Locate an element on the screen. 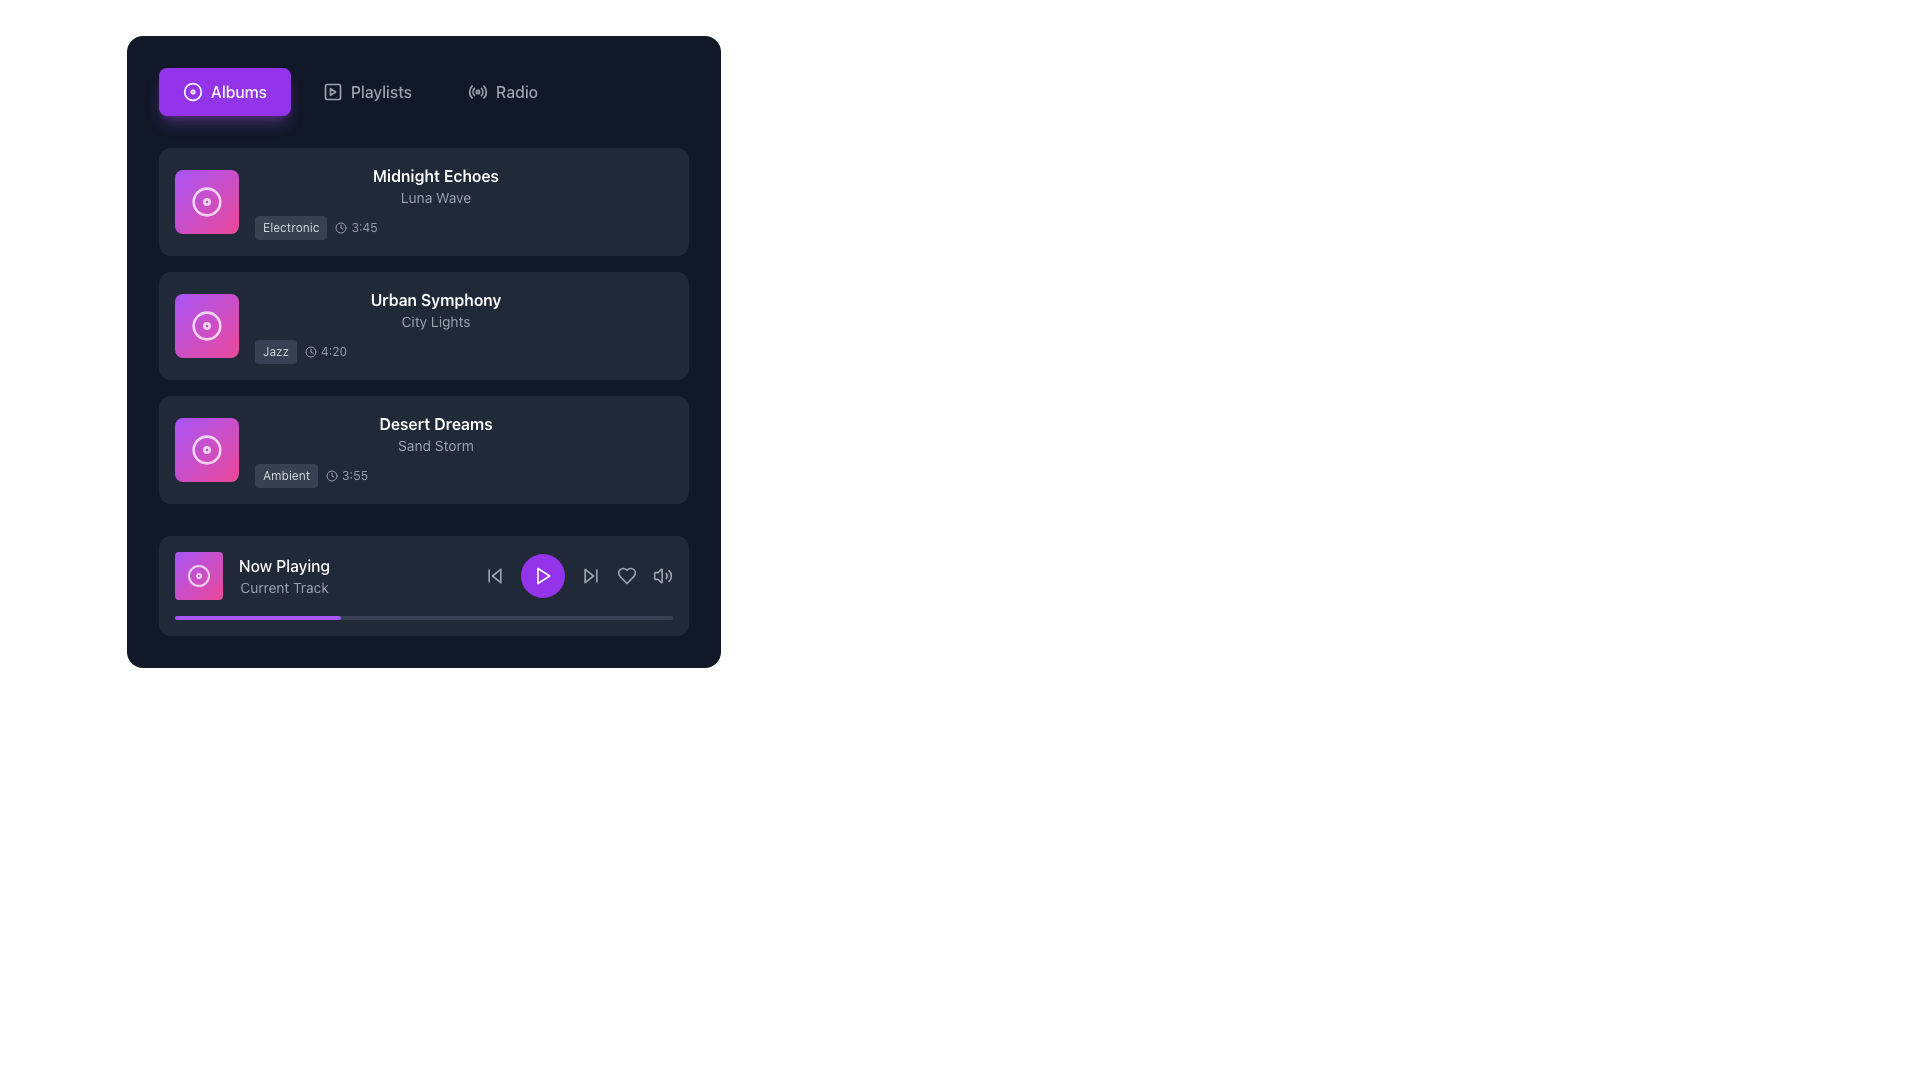 The image size is (1920, 1080). the time icon located to the left of the text '3:55' in the 'Desert Dreams' entry of the metadata section is located at coordinates (332, 475).